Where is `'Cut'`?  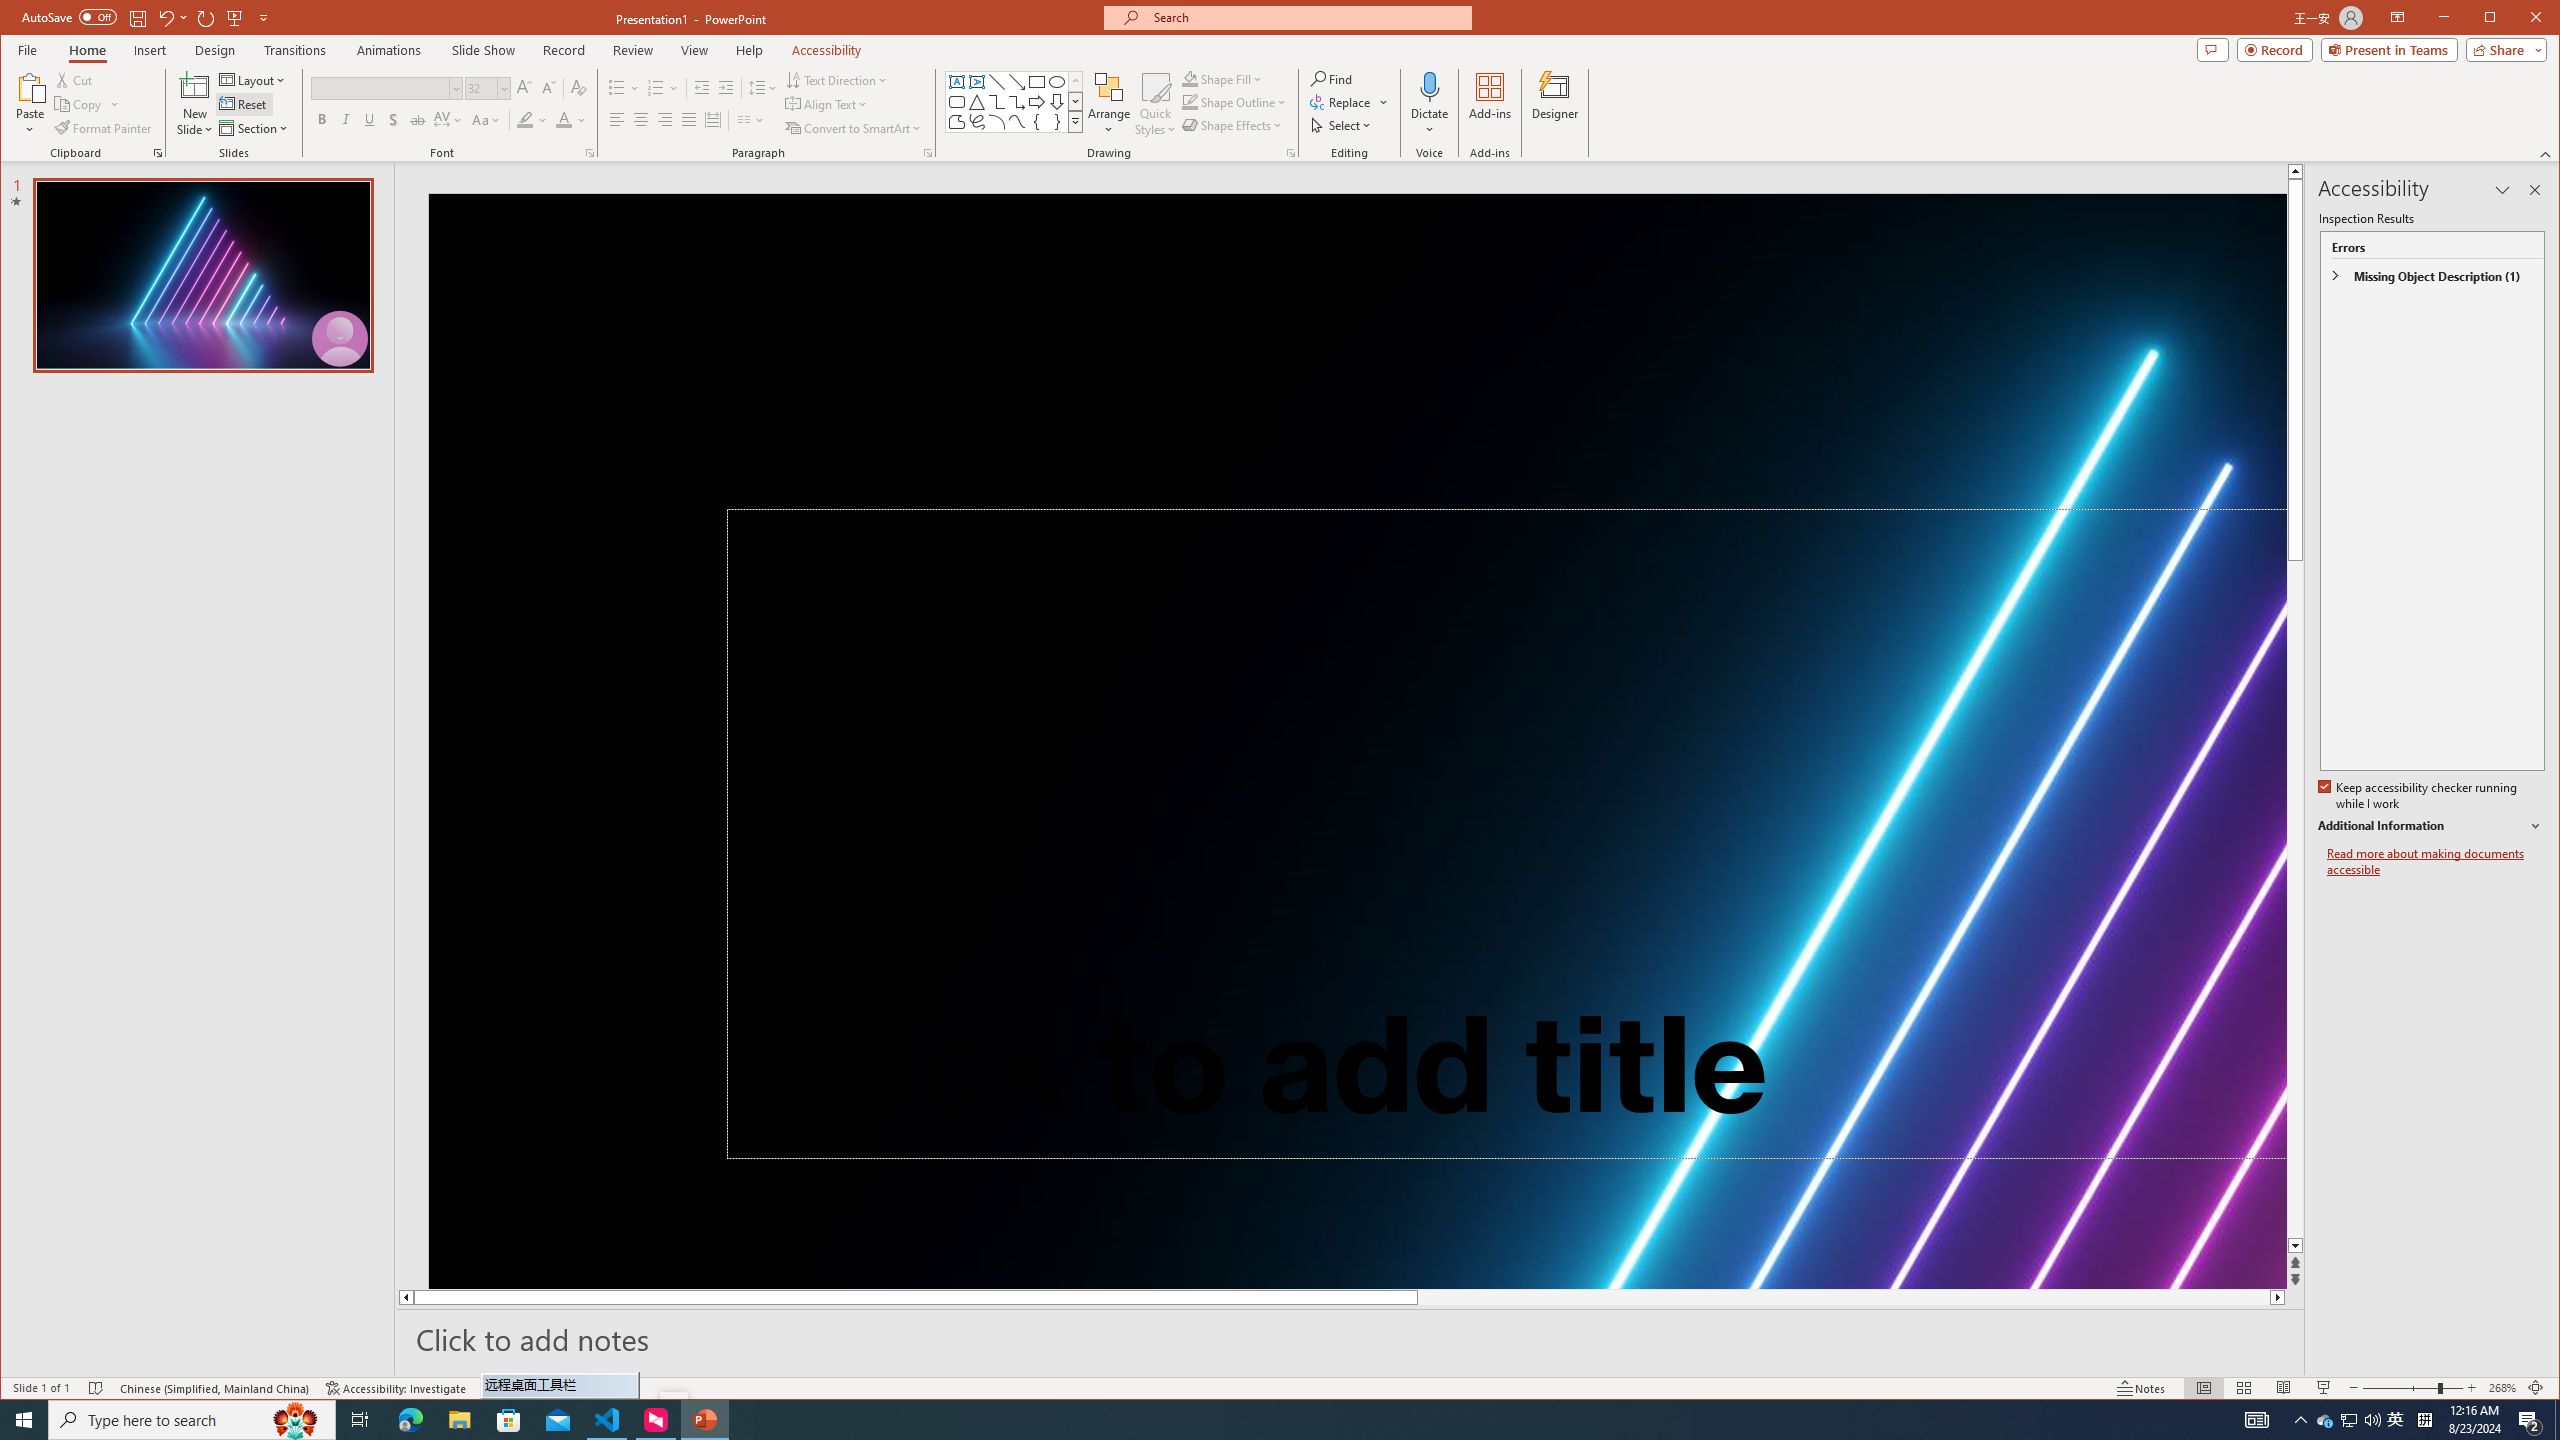 'Cut' is located at coordinates (74, 80).